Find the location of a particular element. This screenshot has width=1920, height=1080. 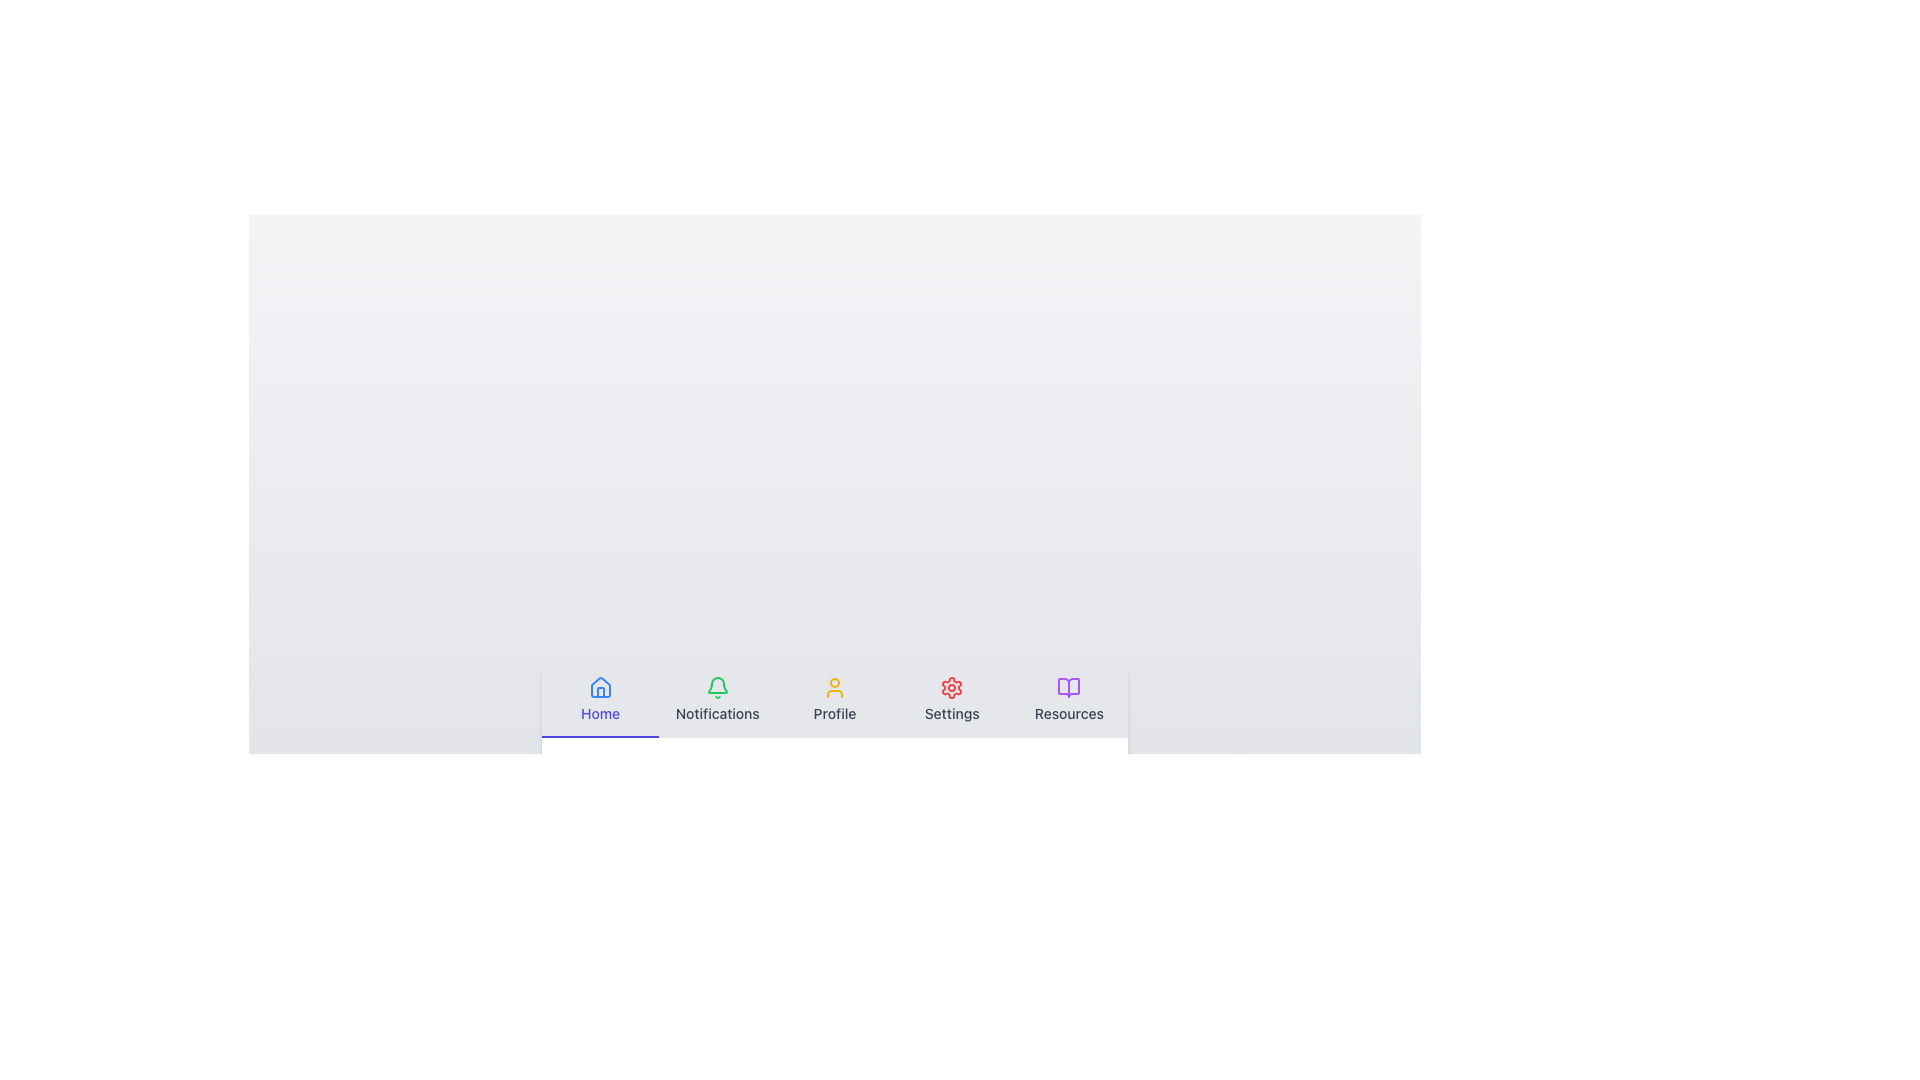

the 'Notifications' navigation tab, which features a bell icon outlined in green and dark gray text, positioned between the 'Home' and 'Profile' tabs in a horizontal navigation bar is located at coordinates (717, 700).